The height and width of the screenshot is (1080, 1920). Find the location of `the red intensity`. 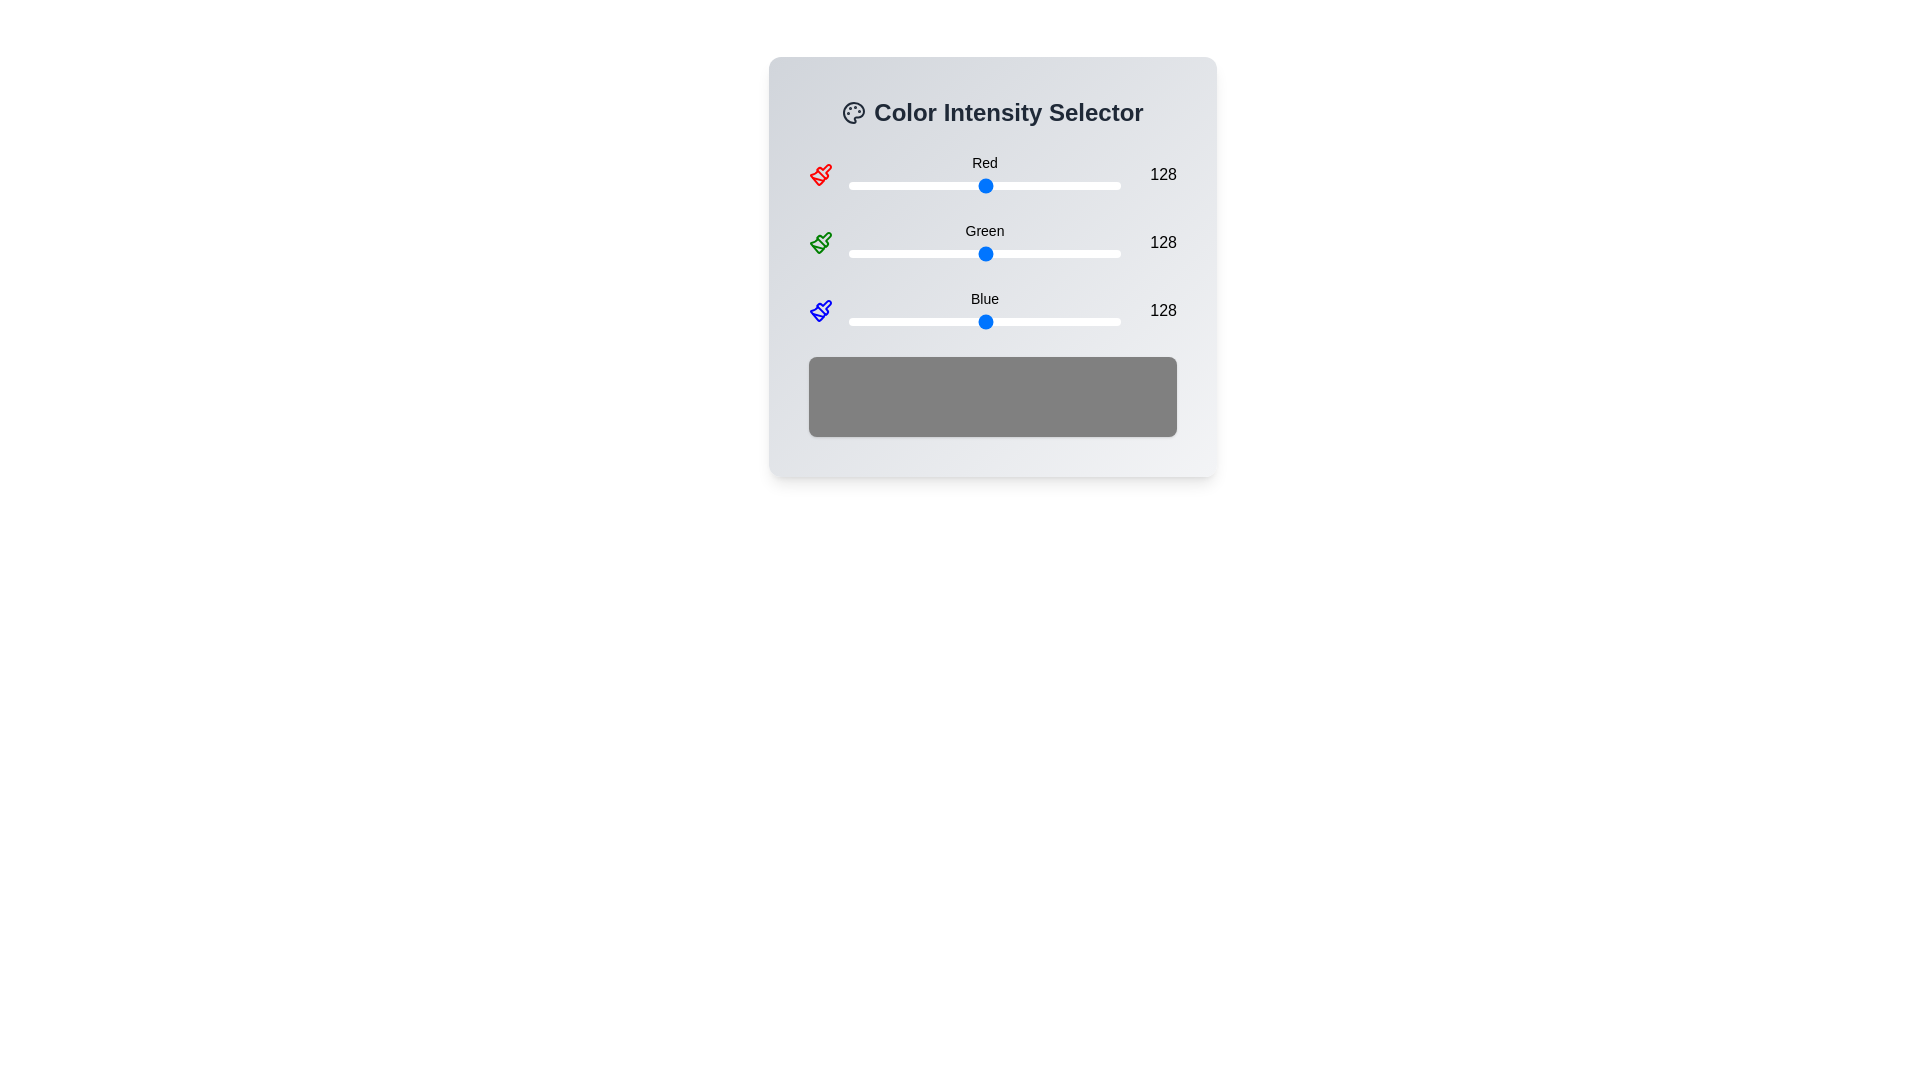

the red intensity is located at coordinates (1059, 185).